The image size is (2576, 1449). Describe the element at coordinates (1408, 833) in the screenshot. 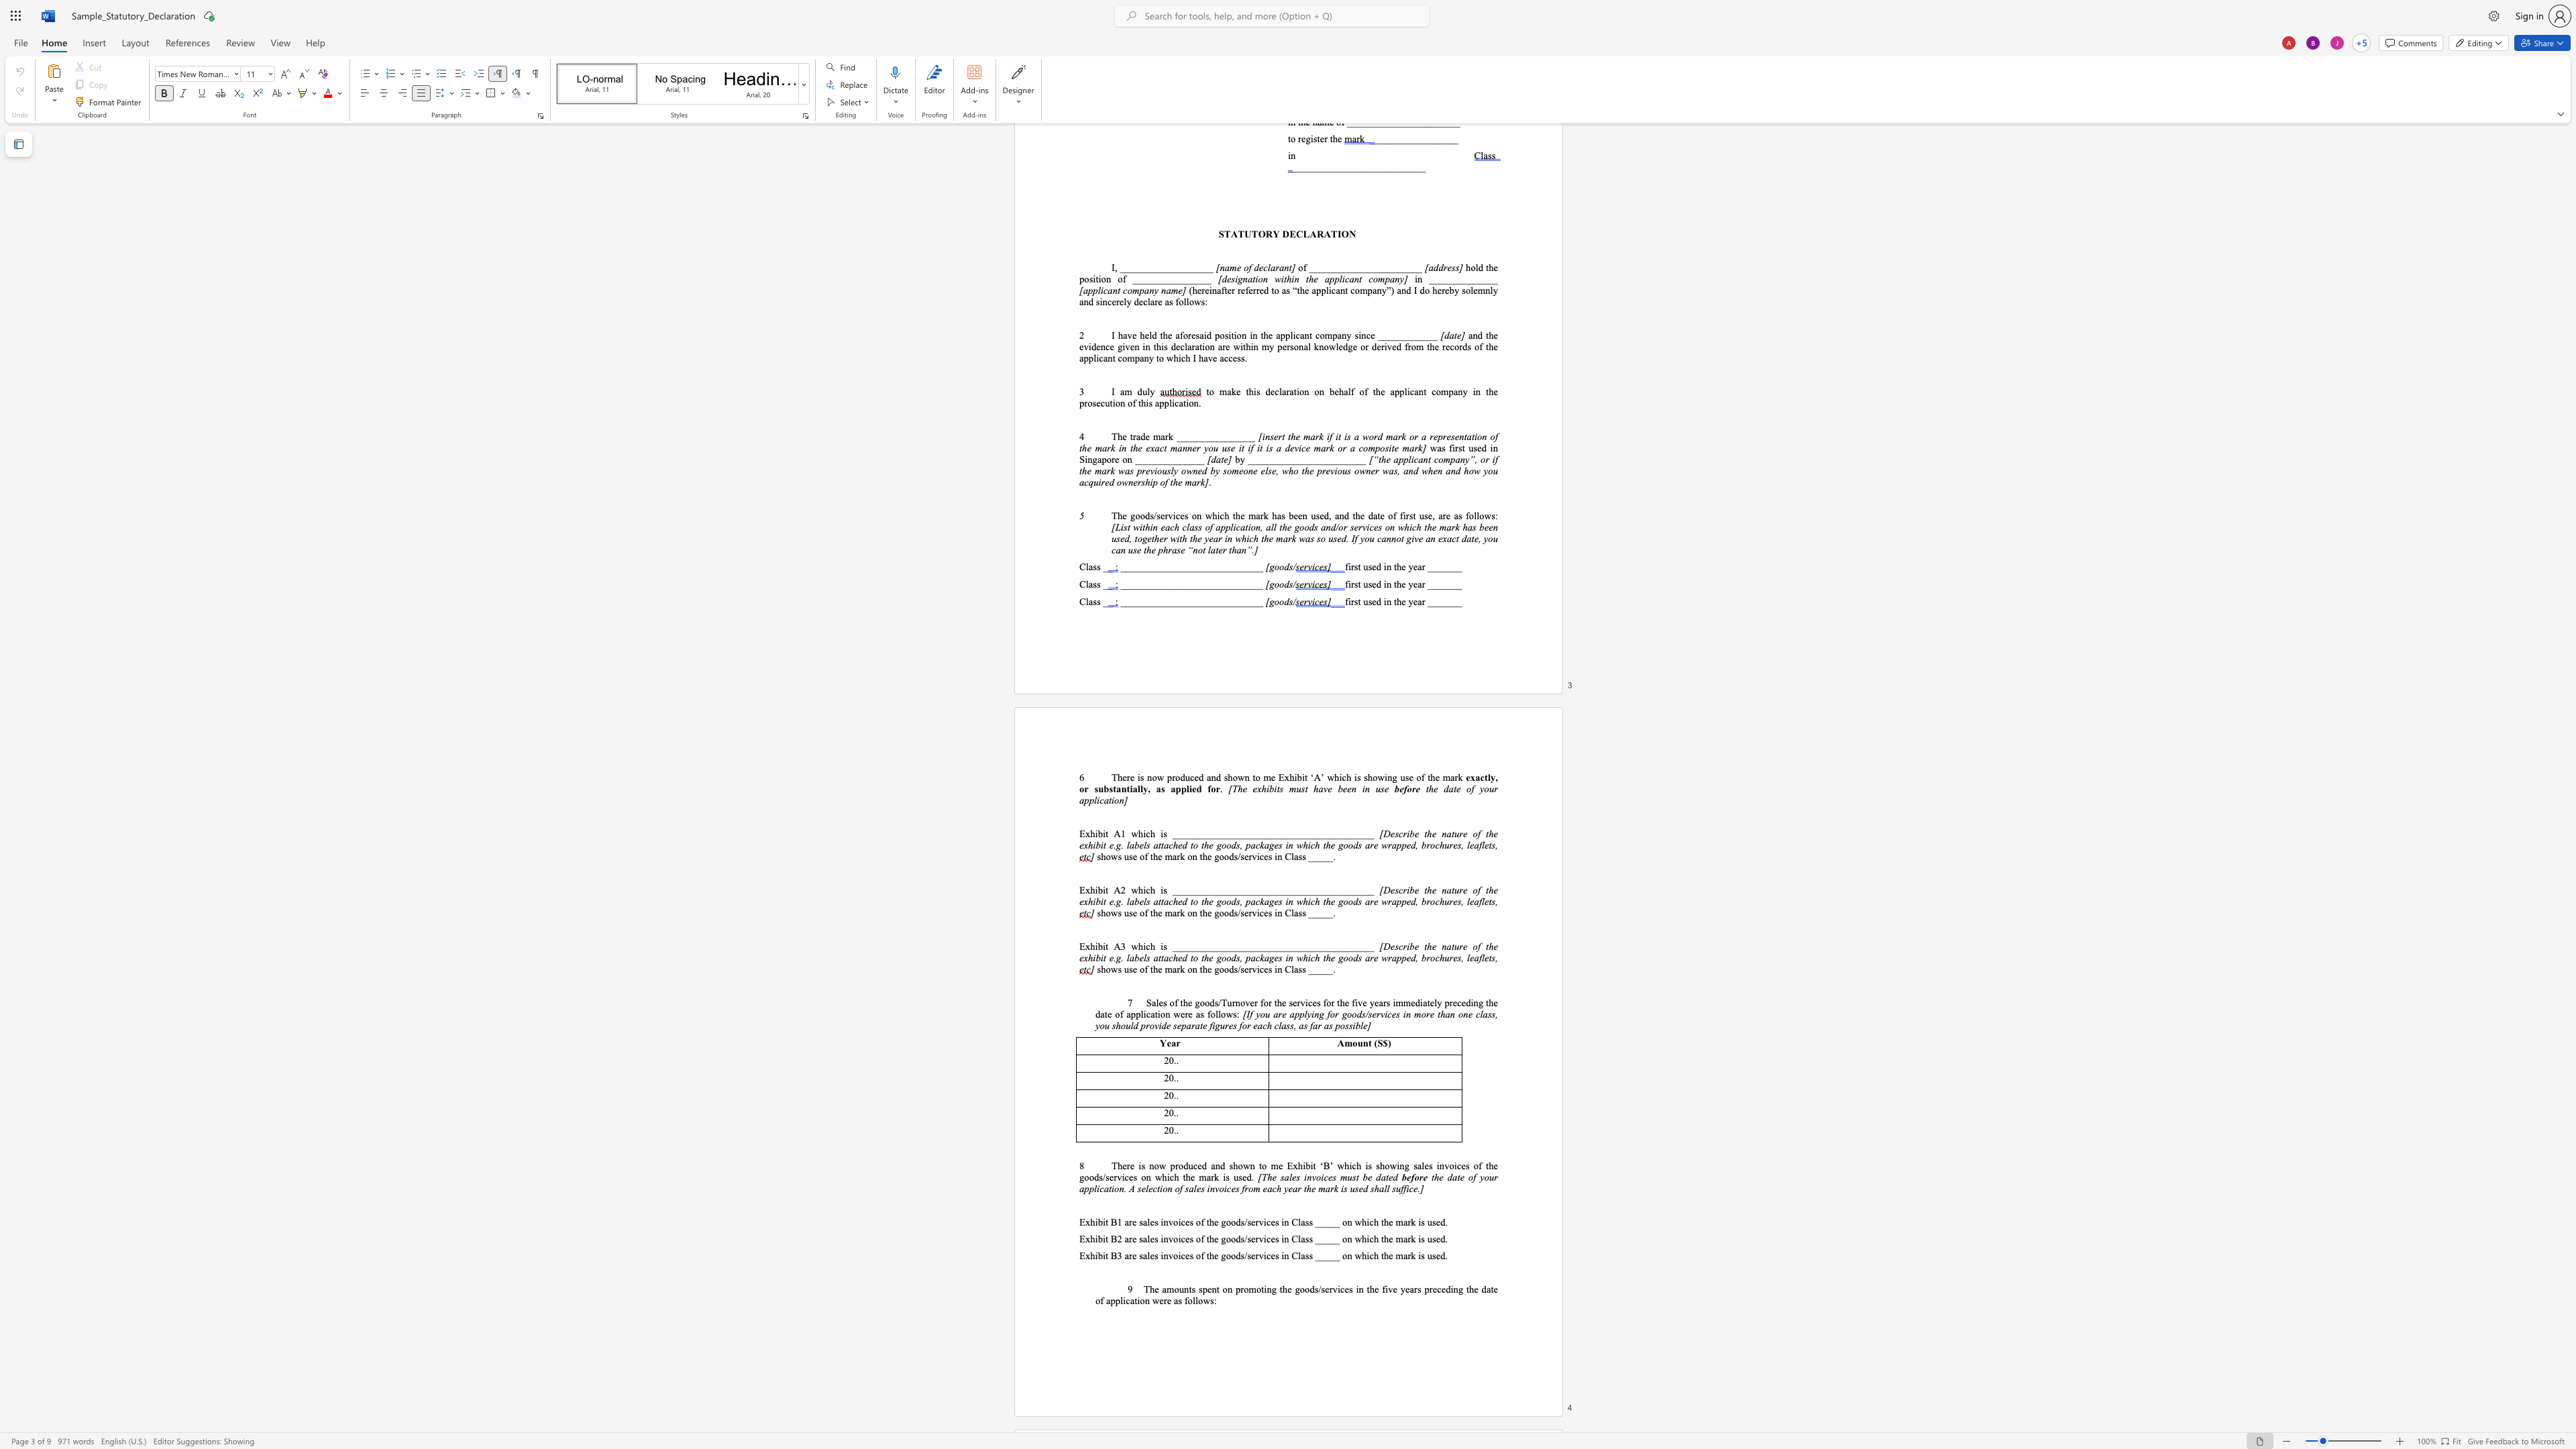

I see `the 1th character "i" in the text` at that location.